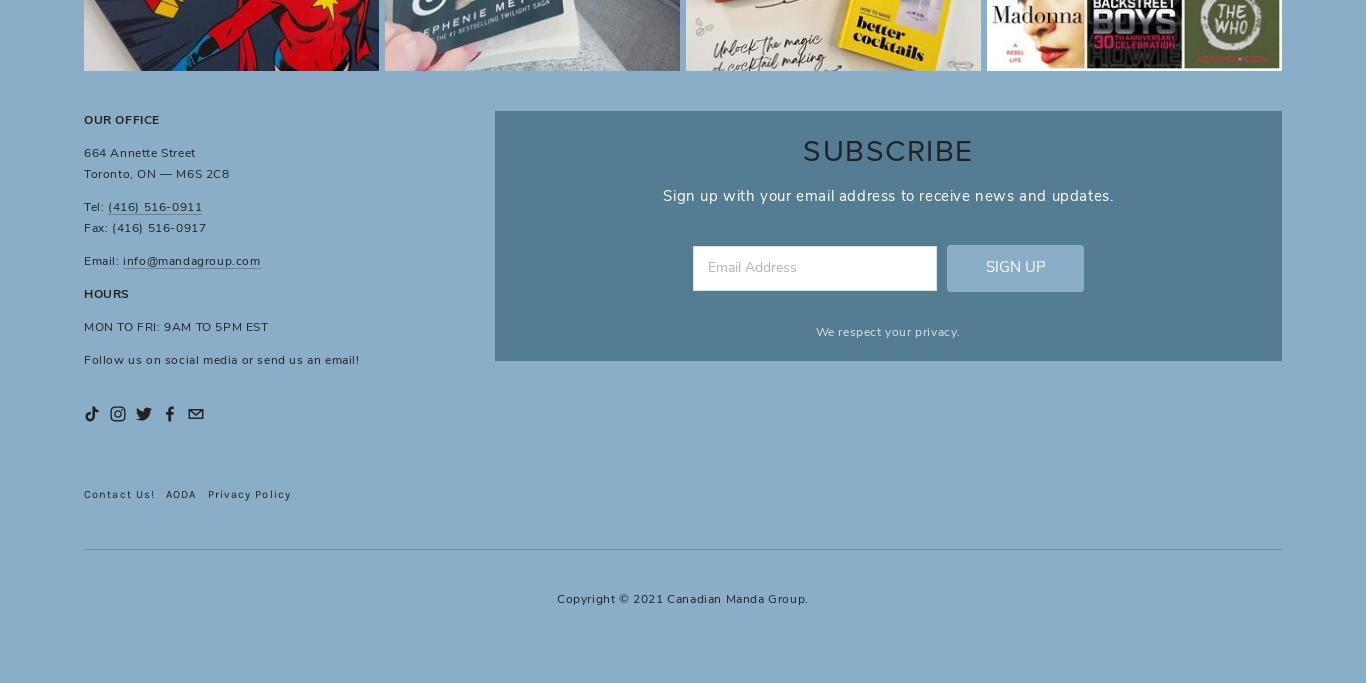 The width and height of the screenshot is (1366, 683). What do you see at coordinates (681, 600) in the screenshot?
I see `'Copyright © 2021 Canadian Manda Group.'` at bounding box center [681, 600].